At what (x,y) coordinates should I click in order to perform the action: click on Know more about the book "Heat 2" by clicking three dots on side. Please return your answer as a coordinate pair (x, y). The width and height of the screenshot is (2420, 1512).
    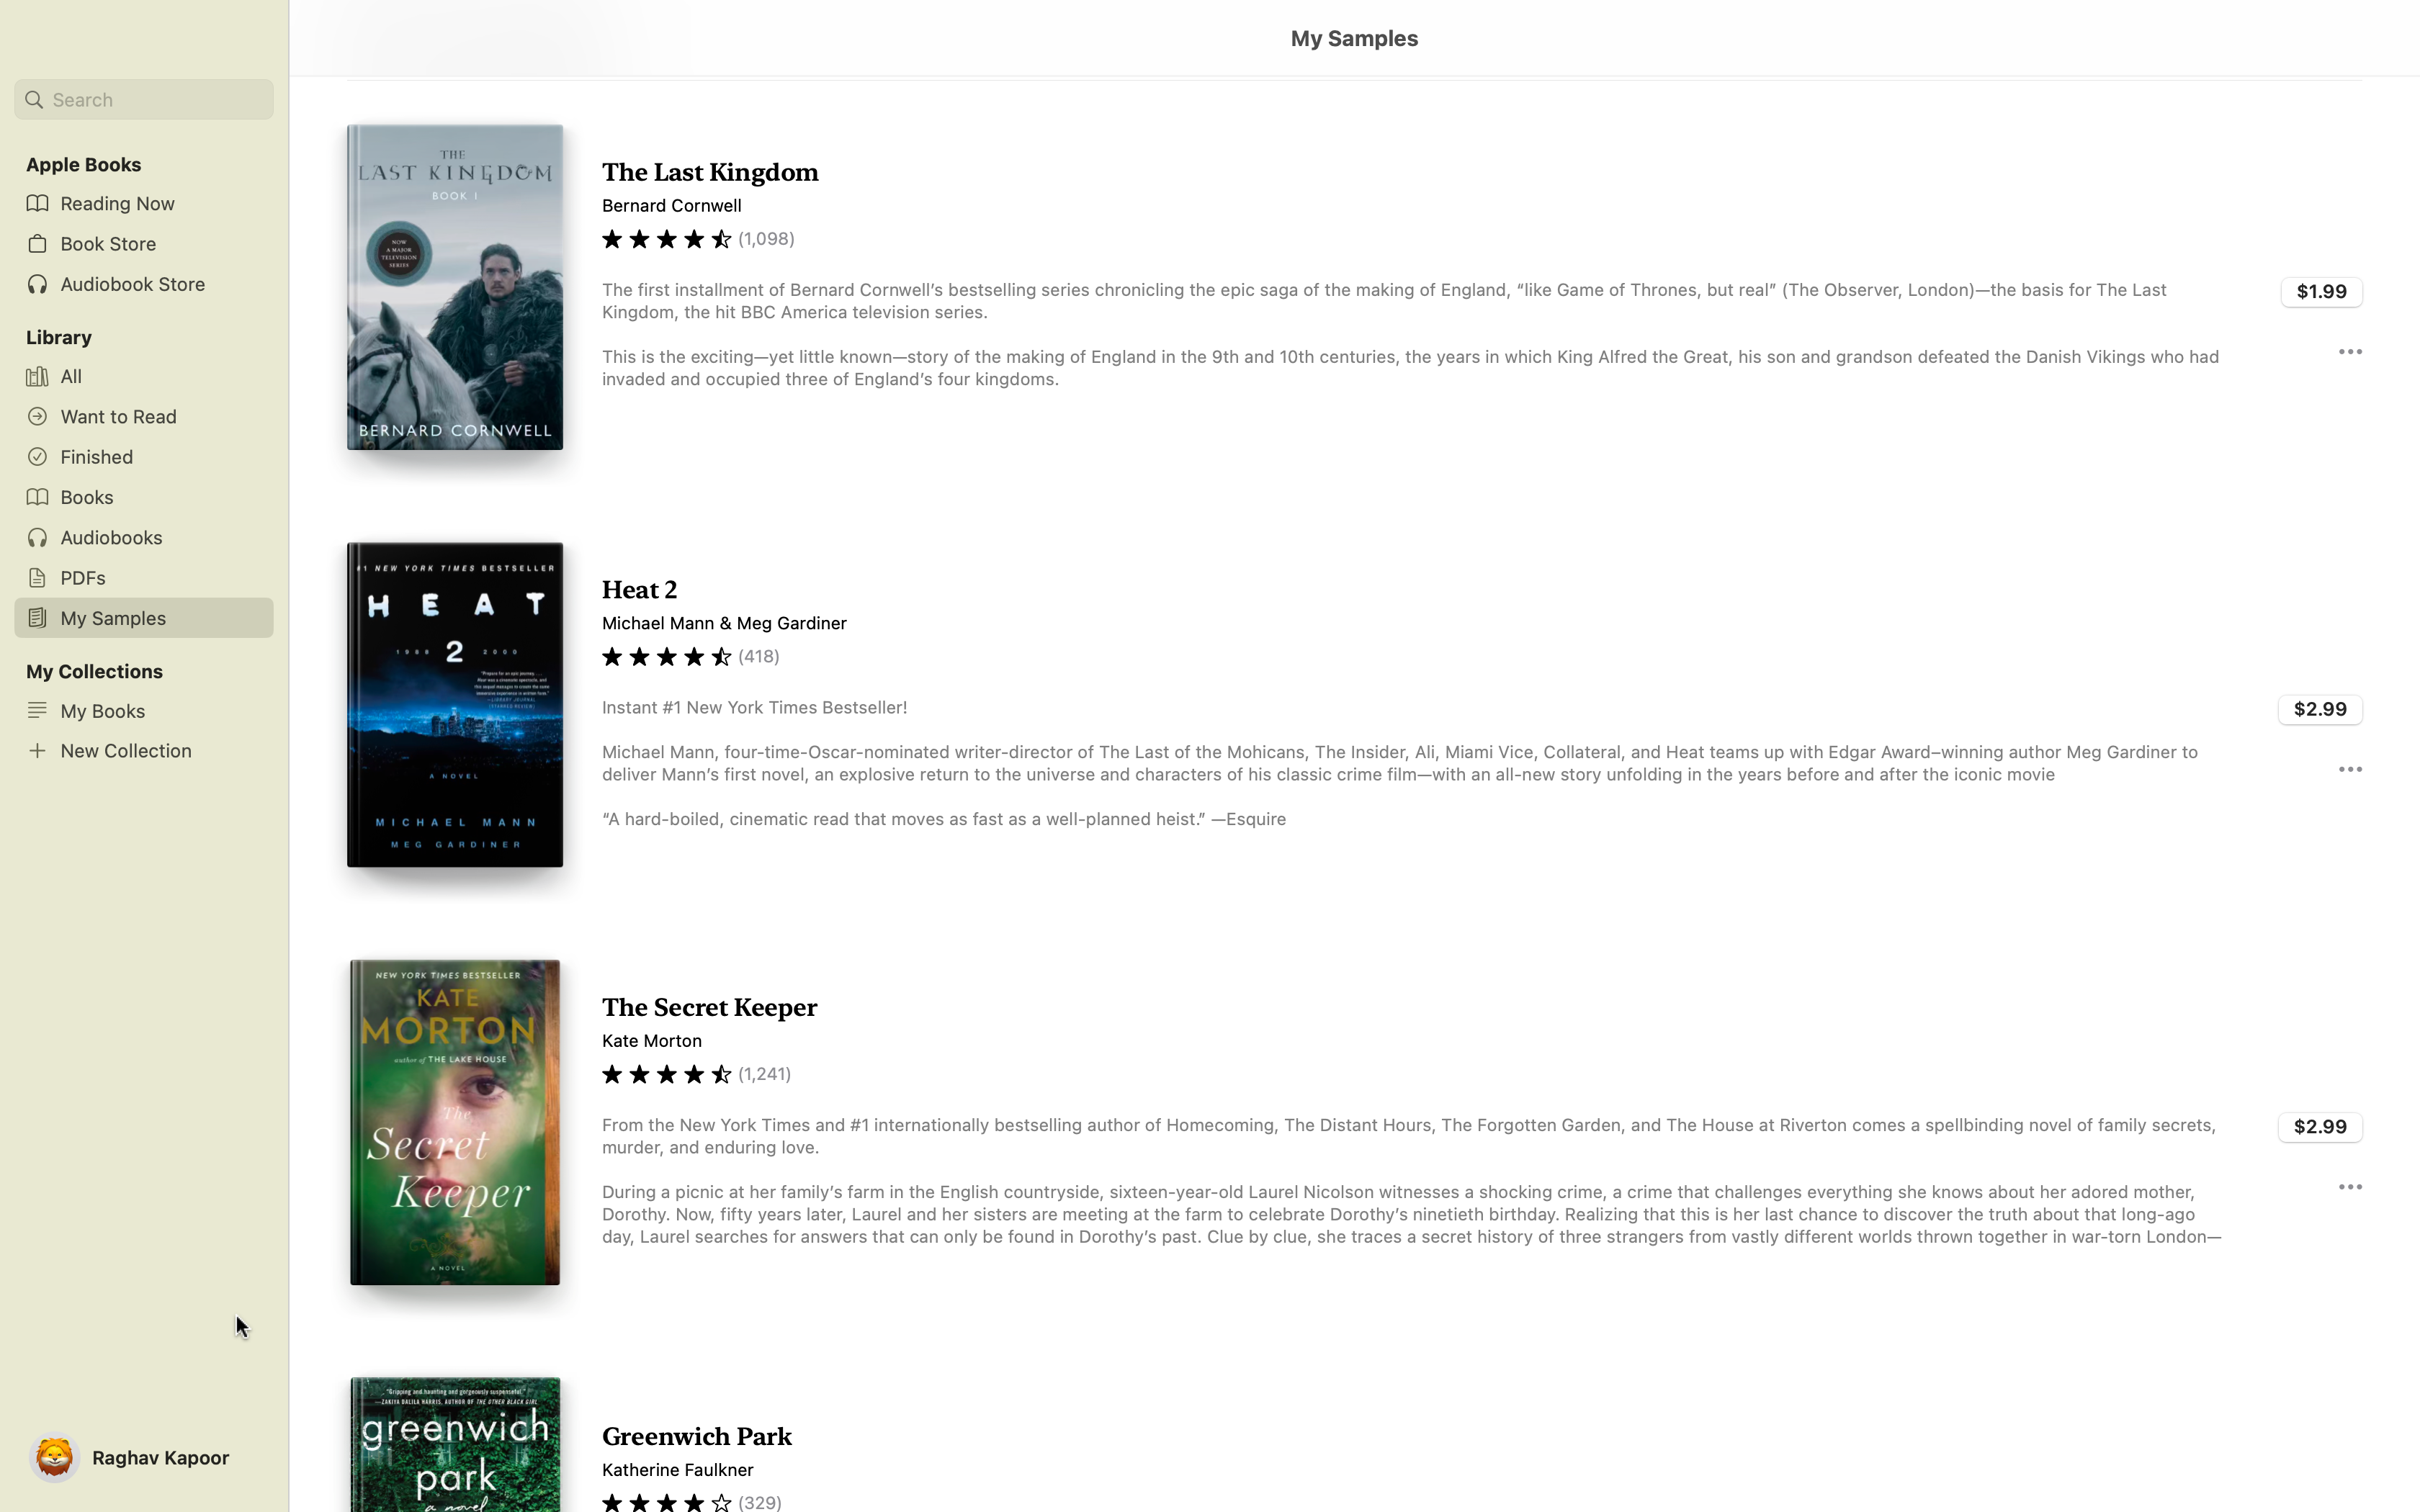
    Looking at the image, I should click on (2349, 768).